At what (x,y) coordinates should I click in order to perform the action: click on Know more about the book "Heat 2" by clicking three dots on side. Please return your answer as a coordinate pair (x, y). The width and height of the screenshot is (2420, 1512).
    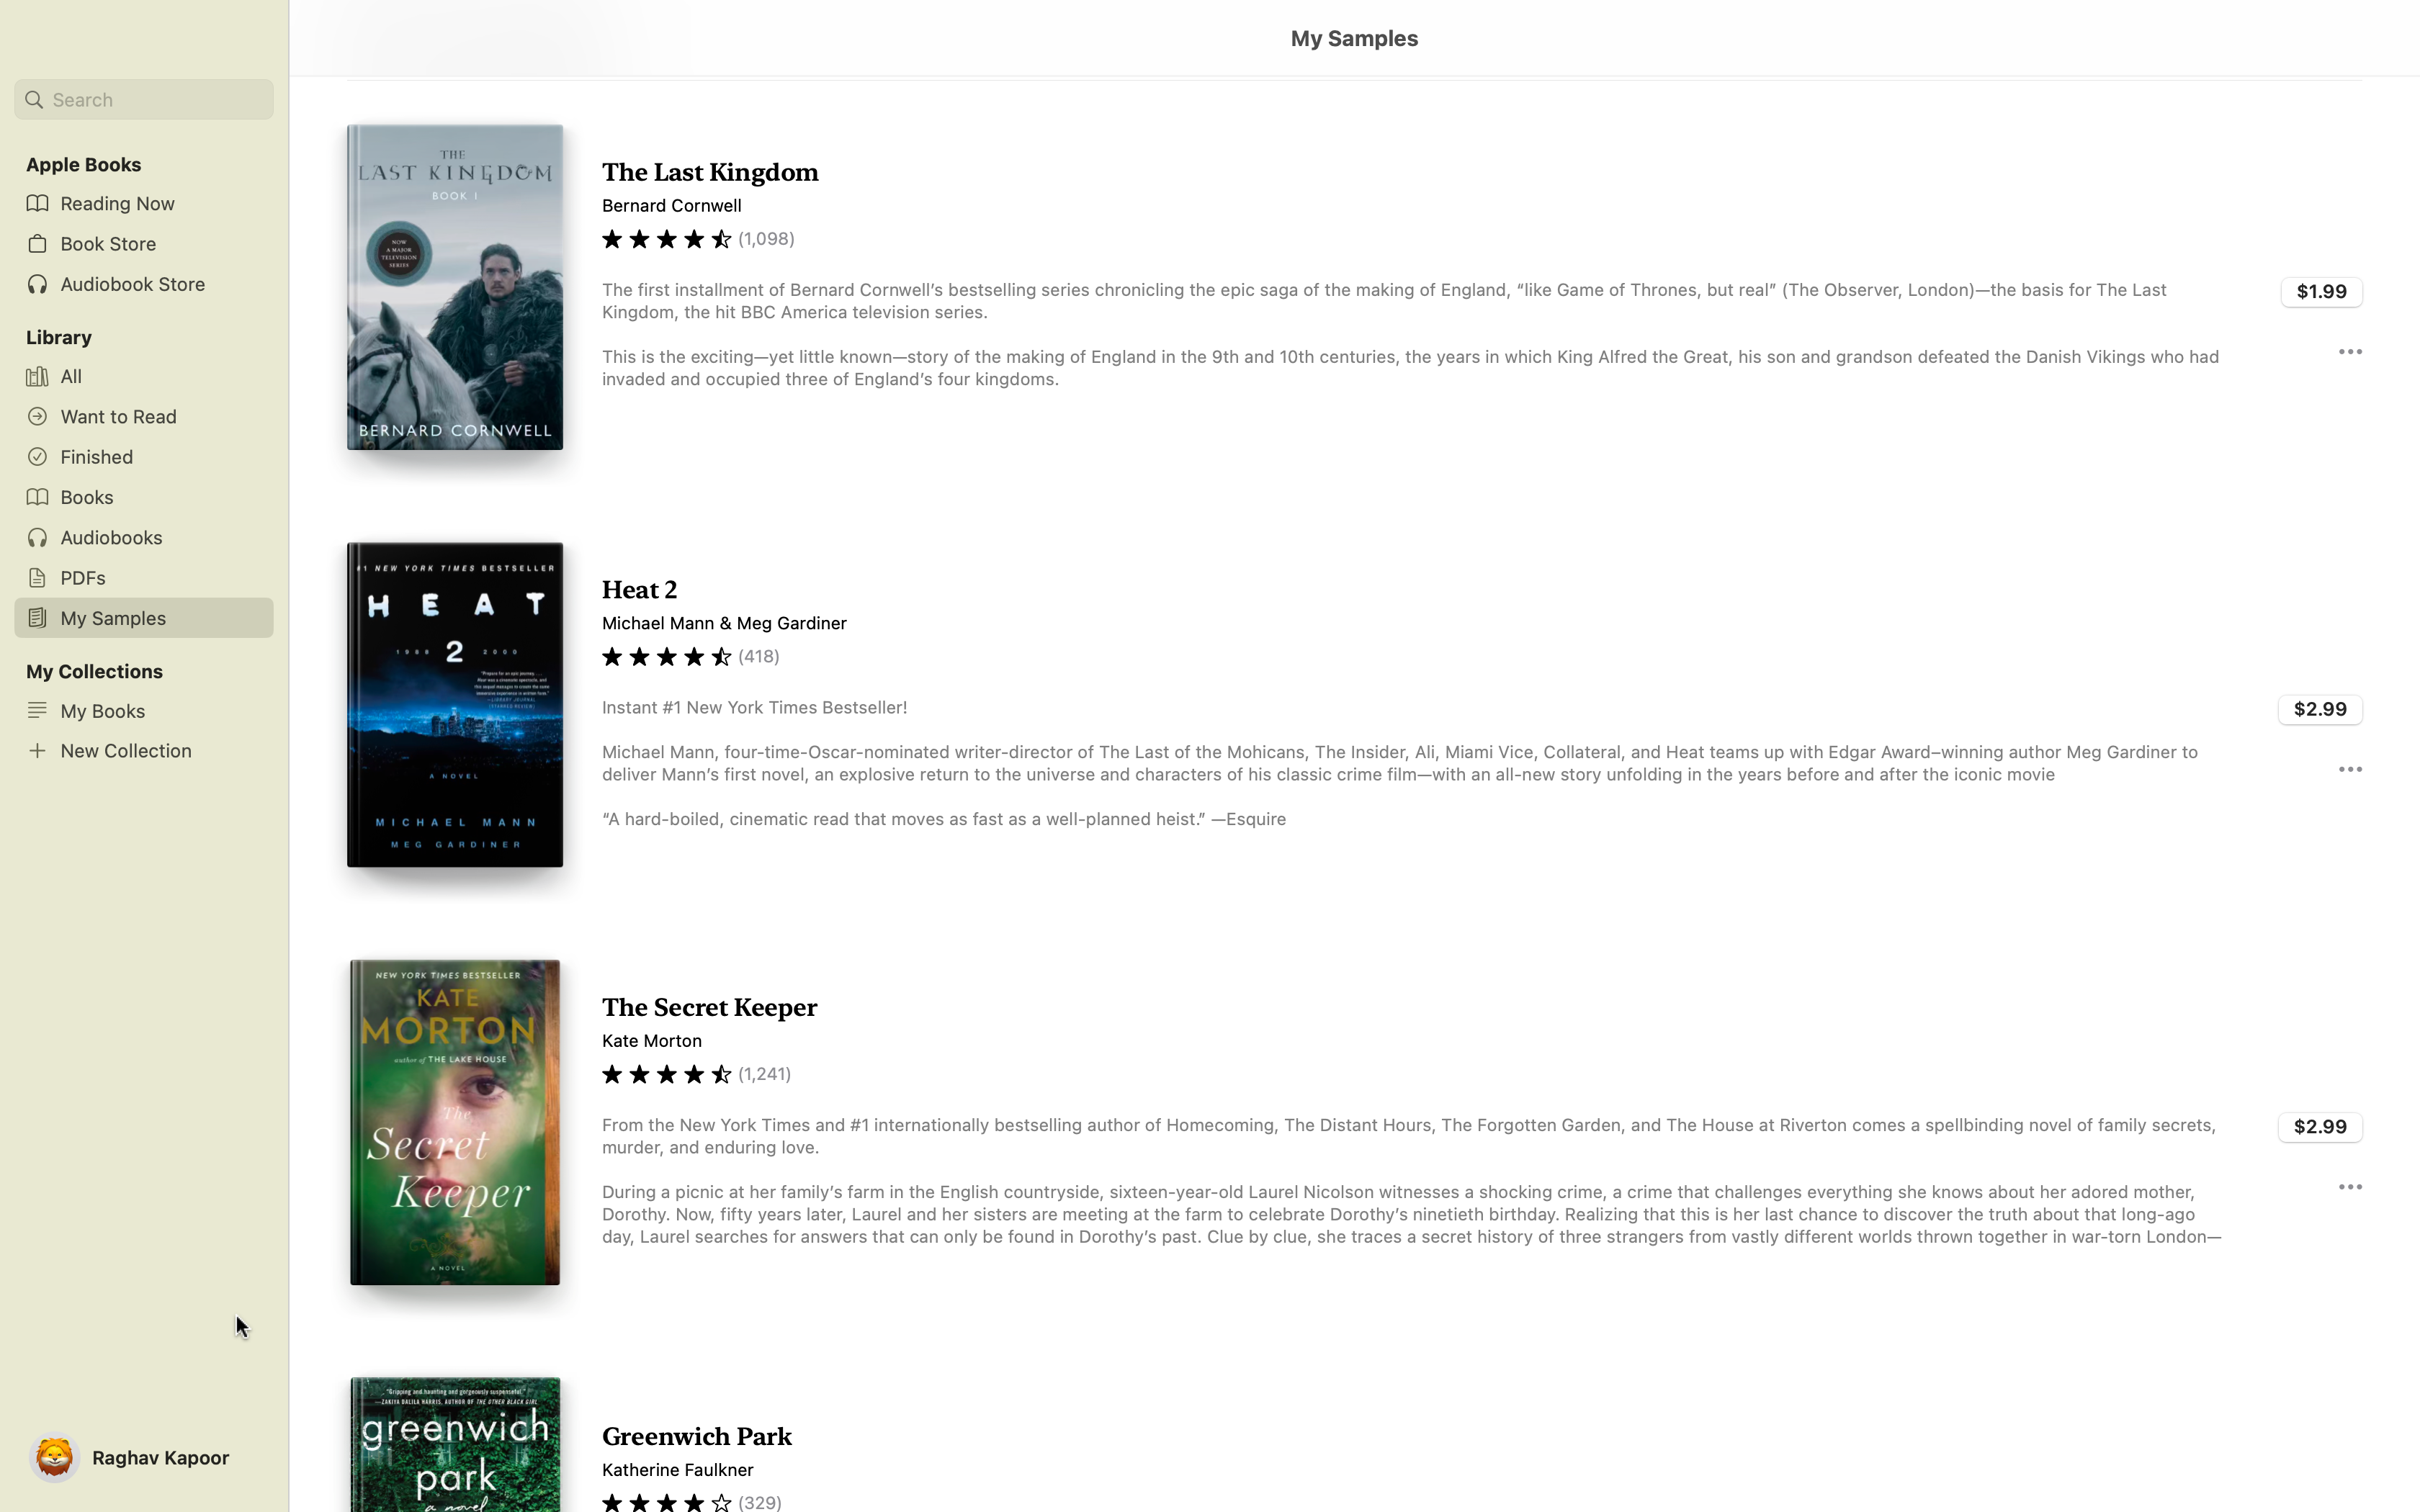
    Looking at the image, I should click on (2349, 768).